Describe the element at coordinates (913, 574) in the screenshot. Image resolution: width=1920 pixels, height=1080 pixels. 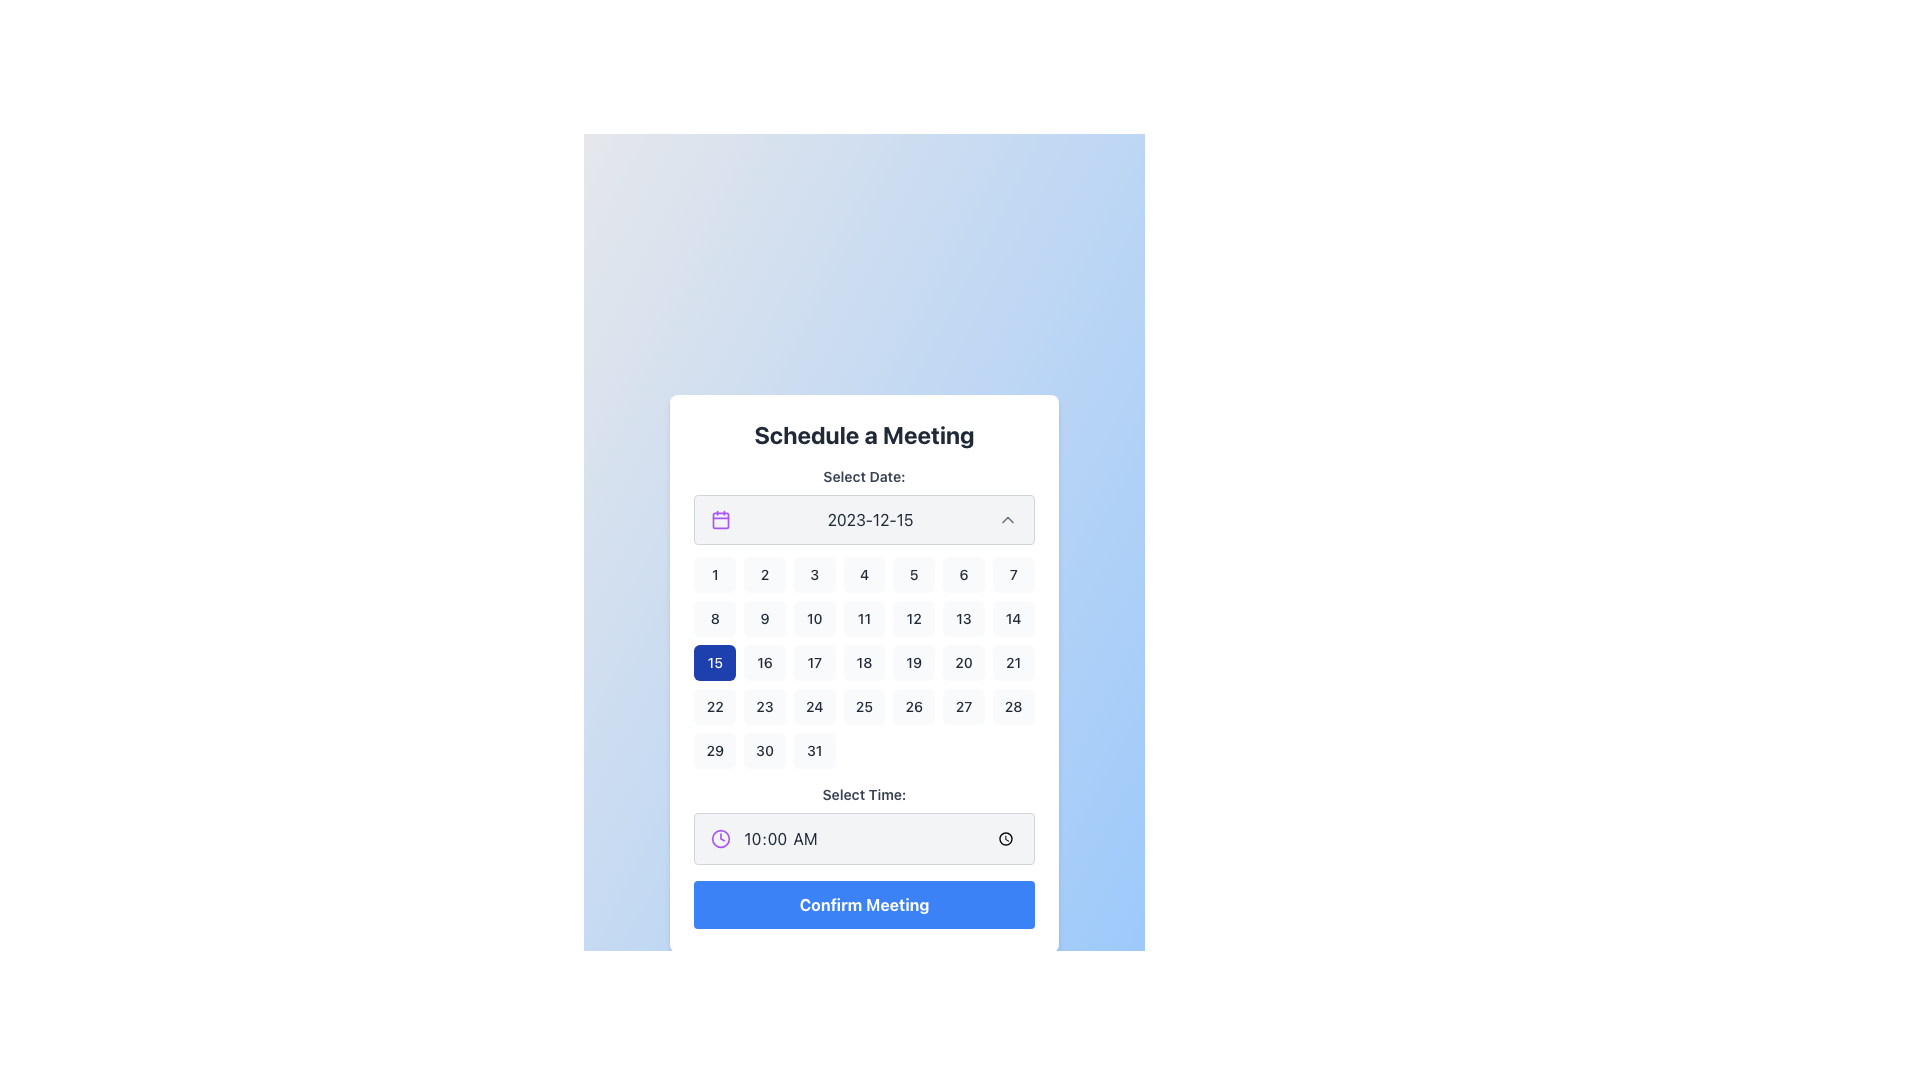
I see `the button displaying the number '5' in the top-right section of the central calendar interface` at that location.